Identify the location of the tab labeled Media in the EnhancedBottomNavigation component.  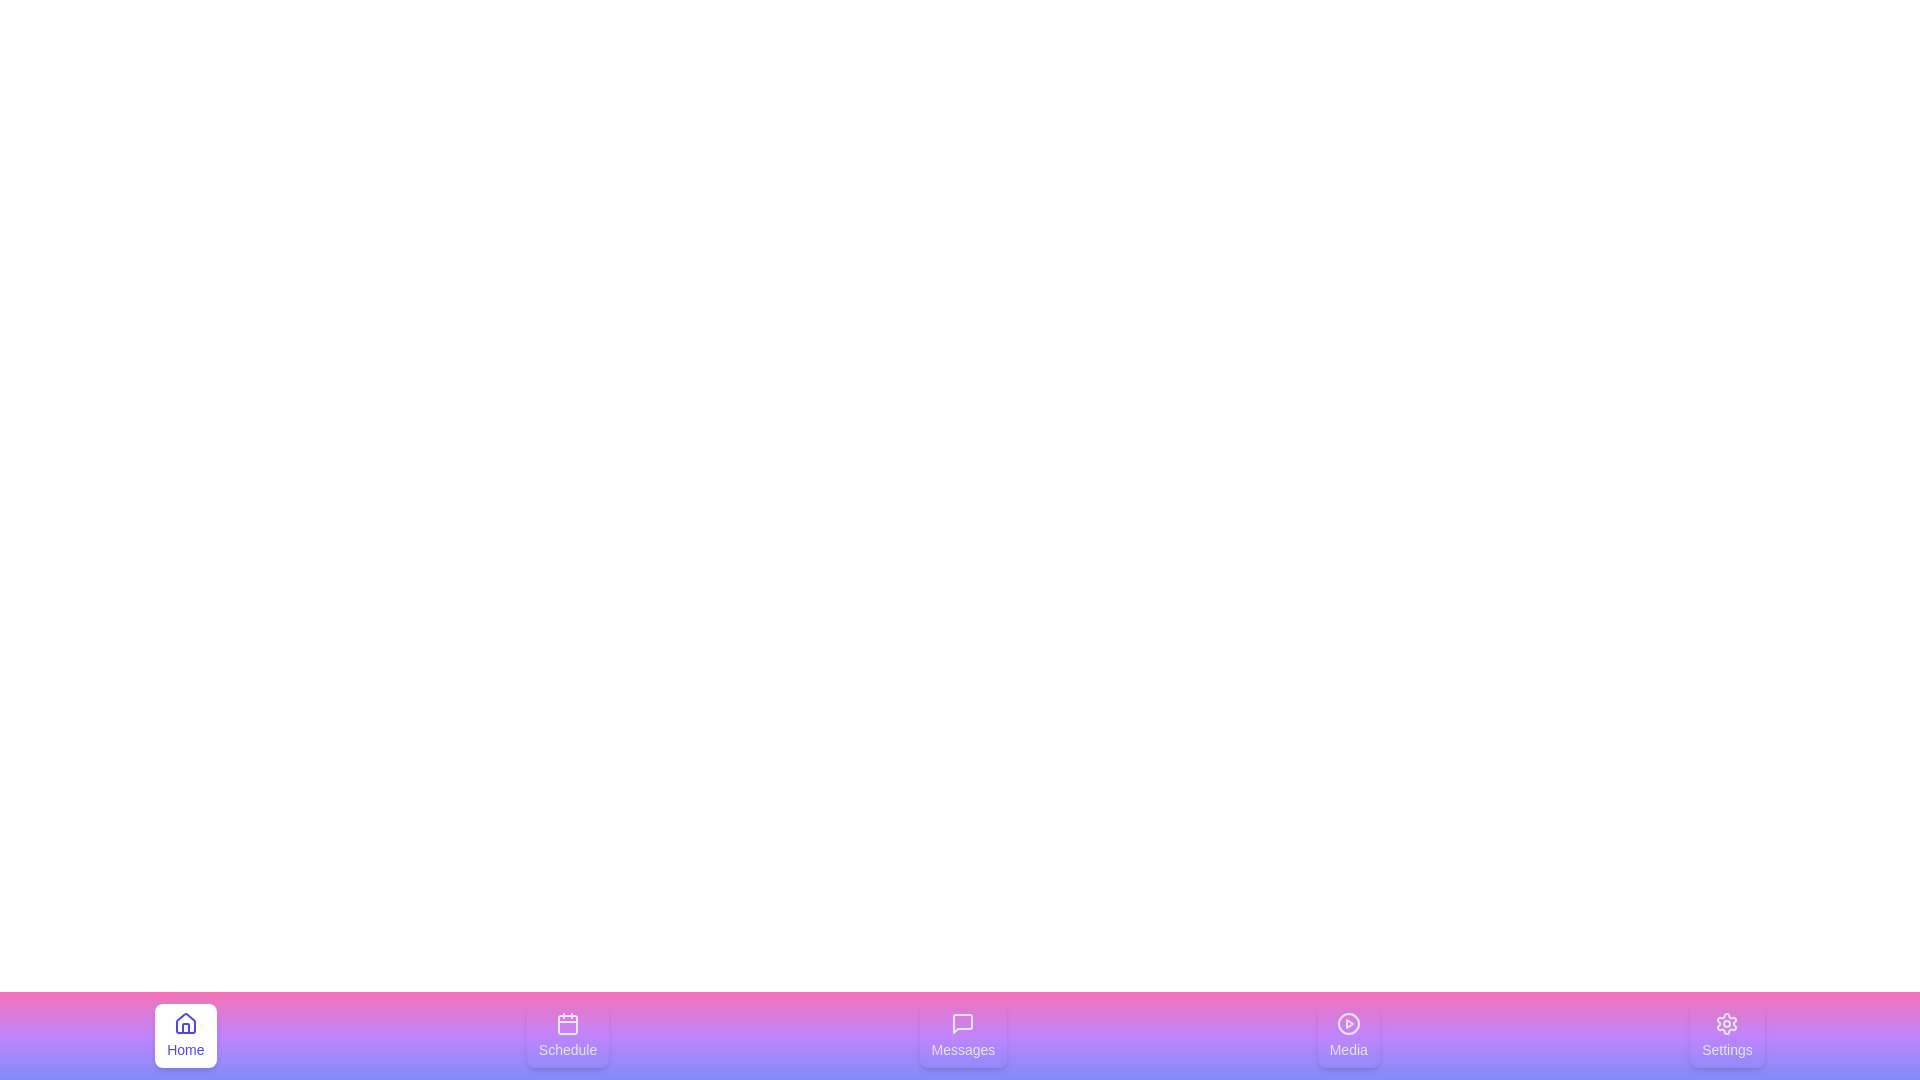
(1348, 1035).